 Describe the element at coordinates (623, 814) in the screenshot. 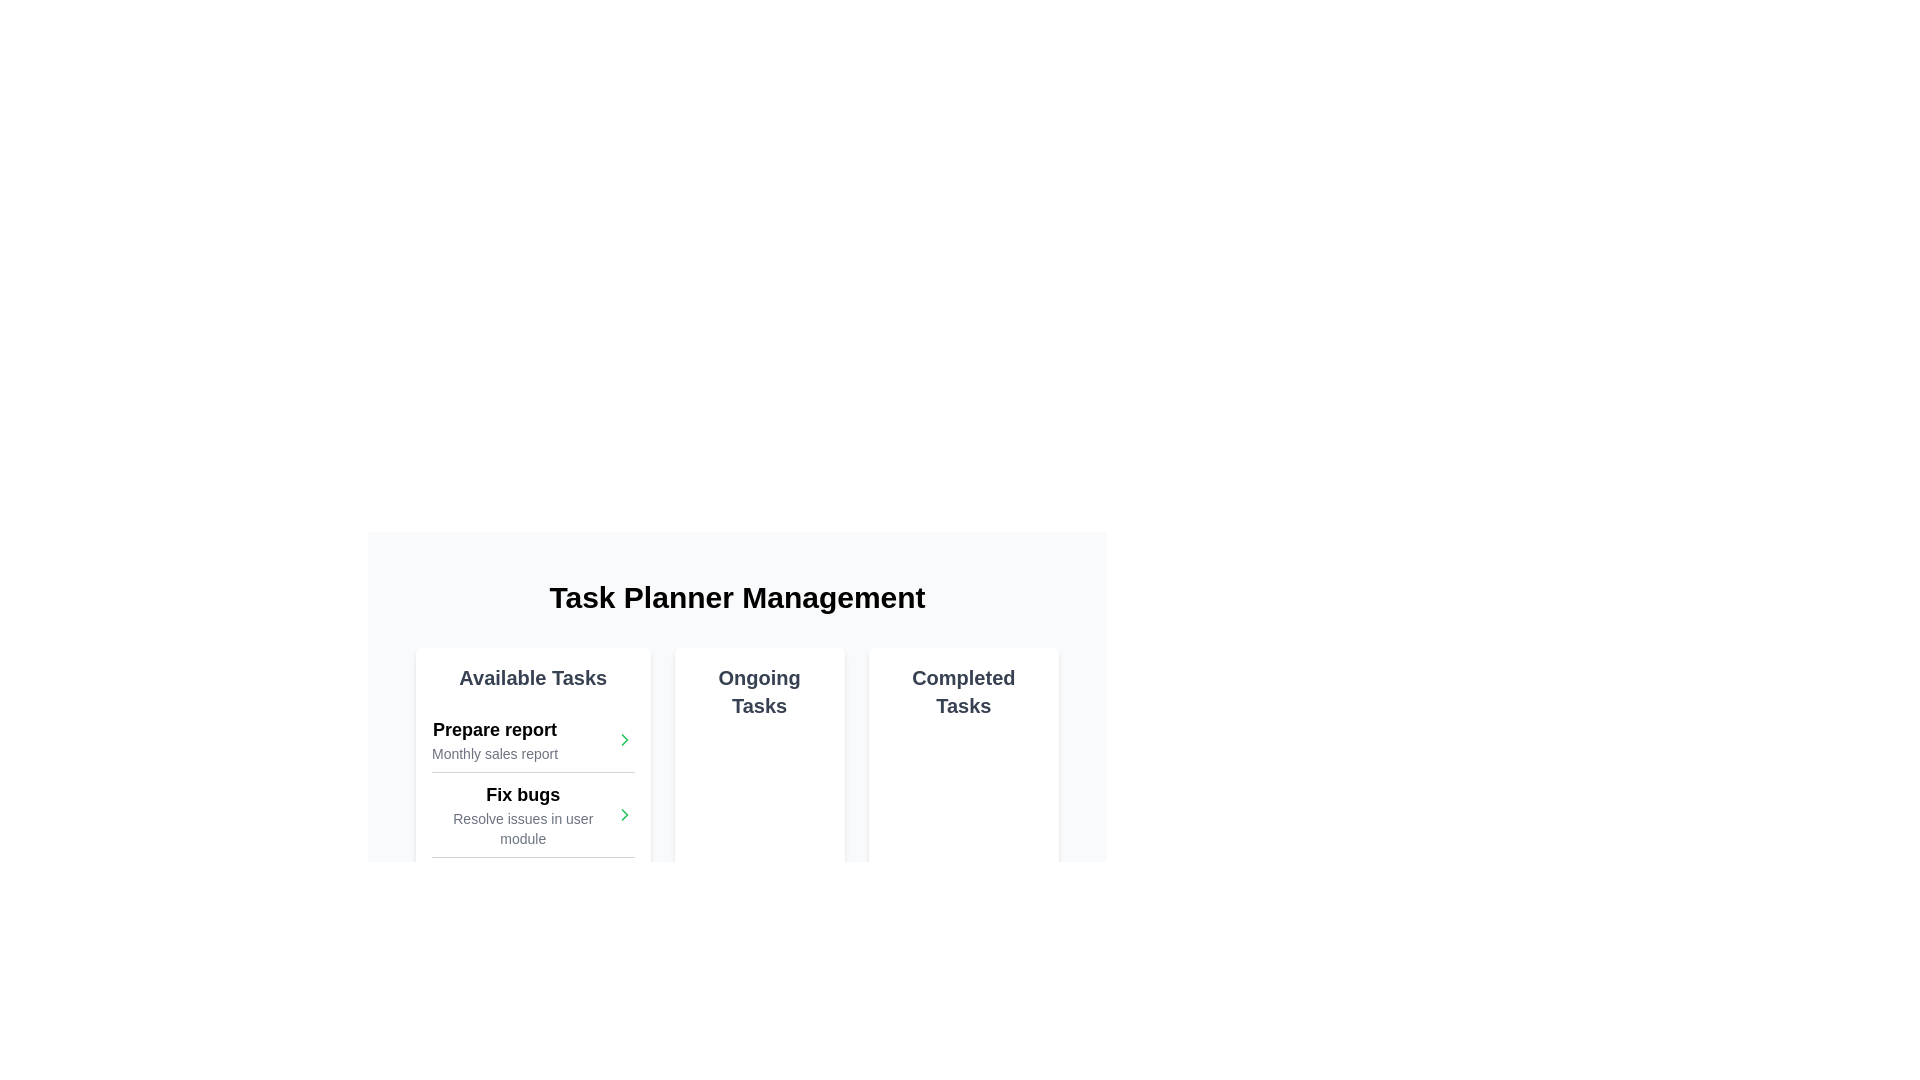

I see `the interactive icon located at the far-right of the 'Prepare report' task in the 'Available Tasks' card` at that location.